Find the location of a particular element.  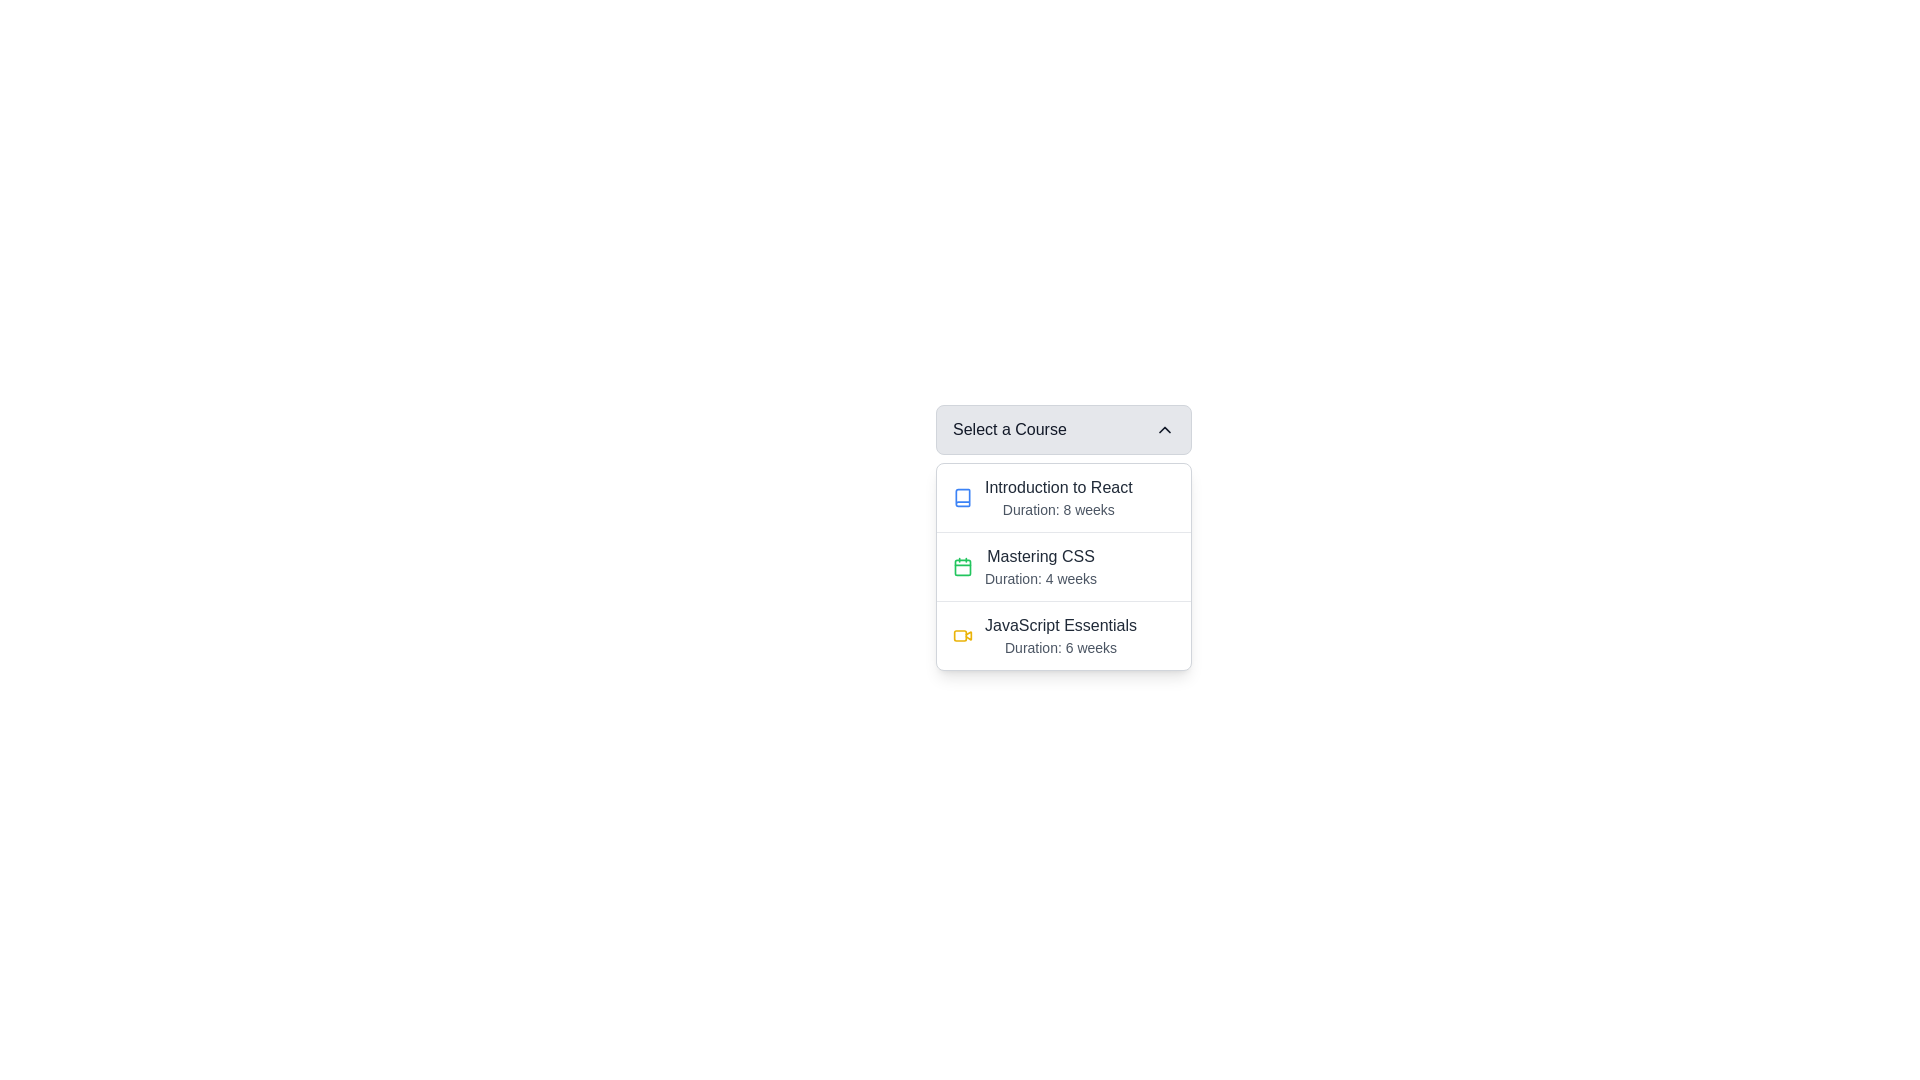

the text label displaying 'Duration: 6 weeks', which is positioned directly below the 'JavaScript Essentials' text in the vertical list under 'Select a Course' is located at coordinates (1059, 648).